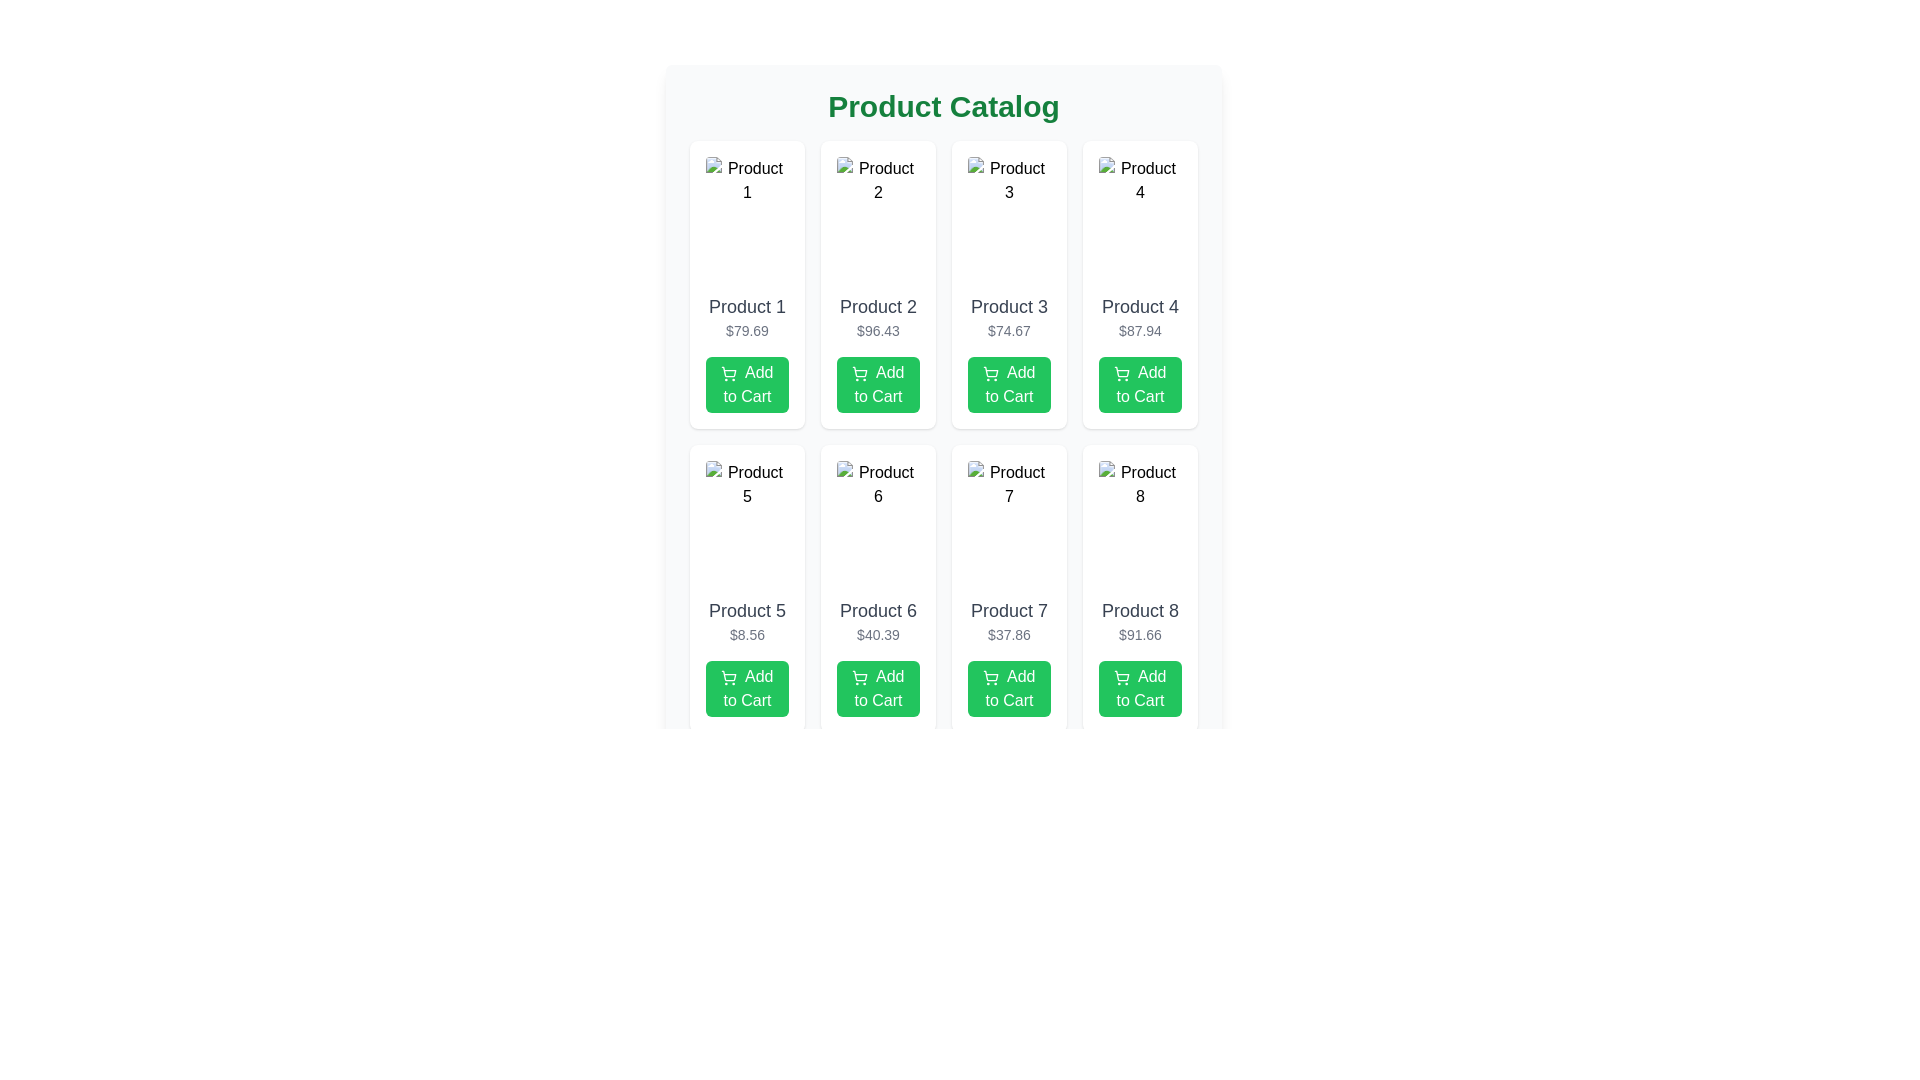  What do you see at coordinates (746, 307) in the screenshot?
I see `the text label displaying 'Product 1' located within the first product card, positioned below the product image and above the price label '$79.69'` at bounding box center [746, 307].